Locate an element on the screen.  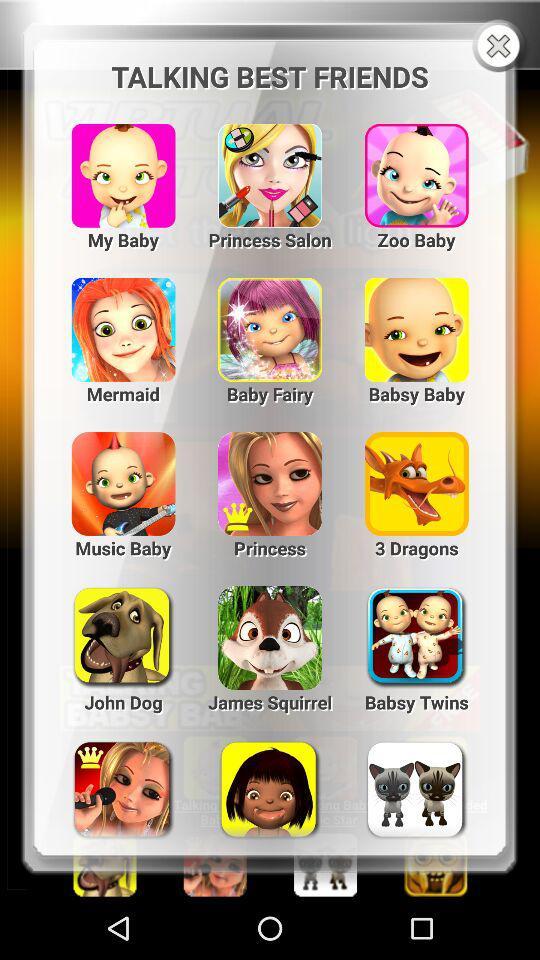
2nd image in last row is located at coordinates (270, 782).